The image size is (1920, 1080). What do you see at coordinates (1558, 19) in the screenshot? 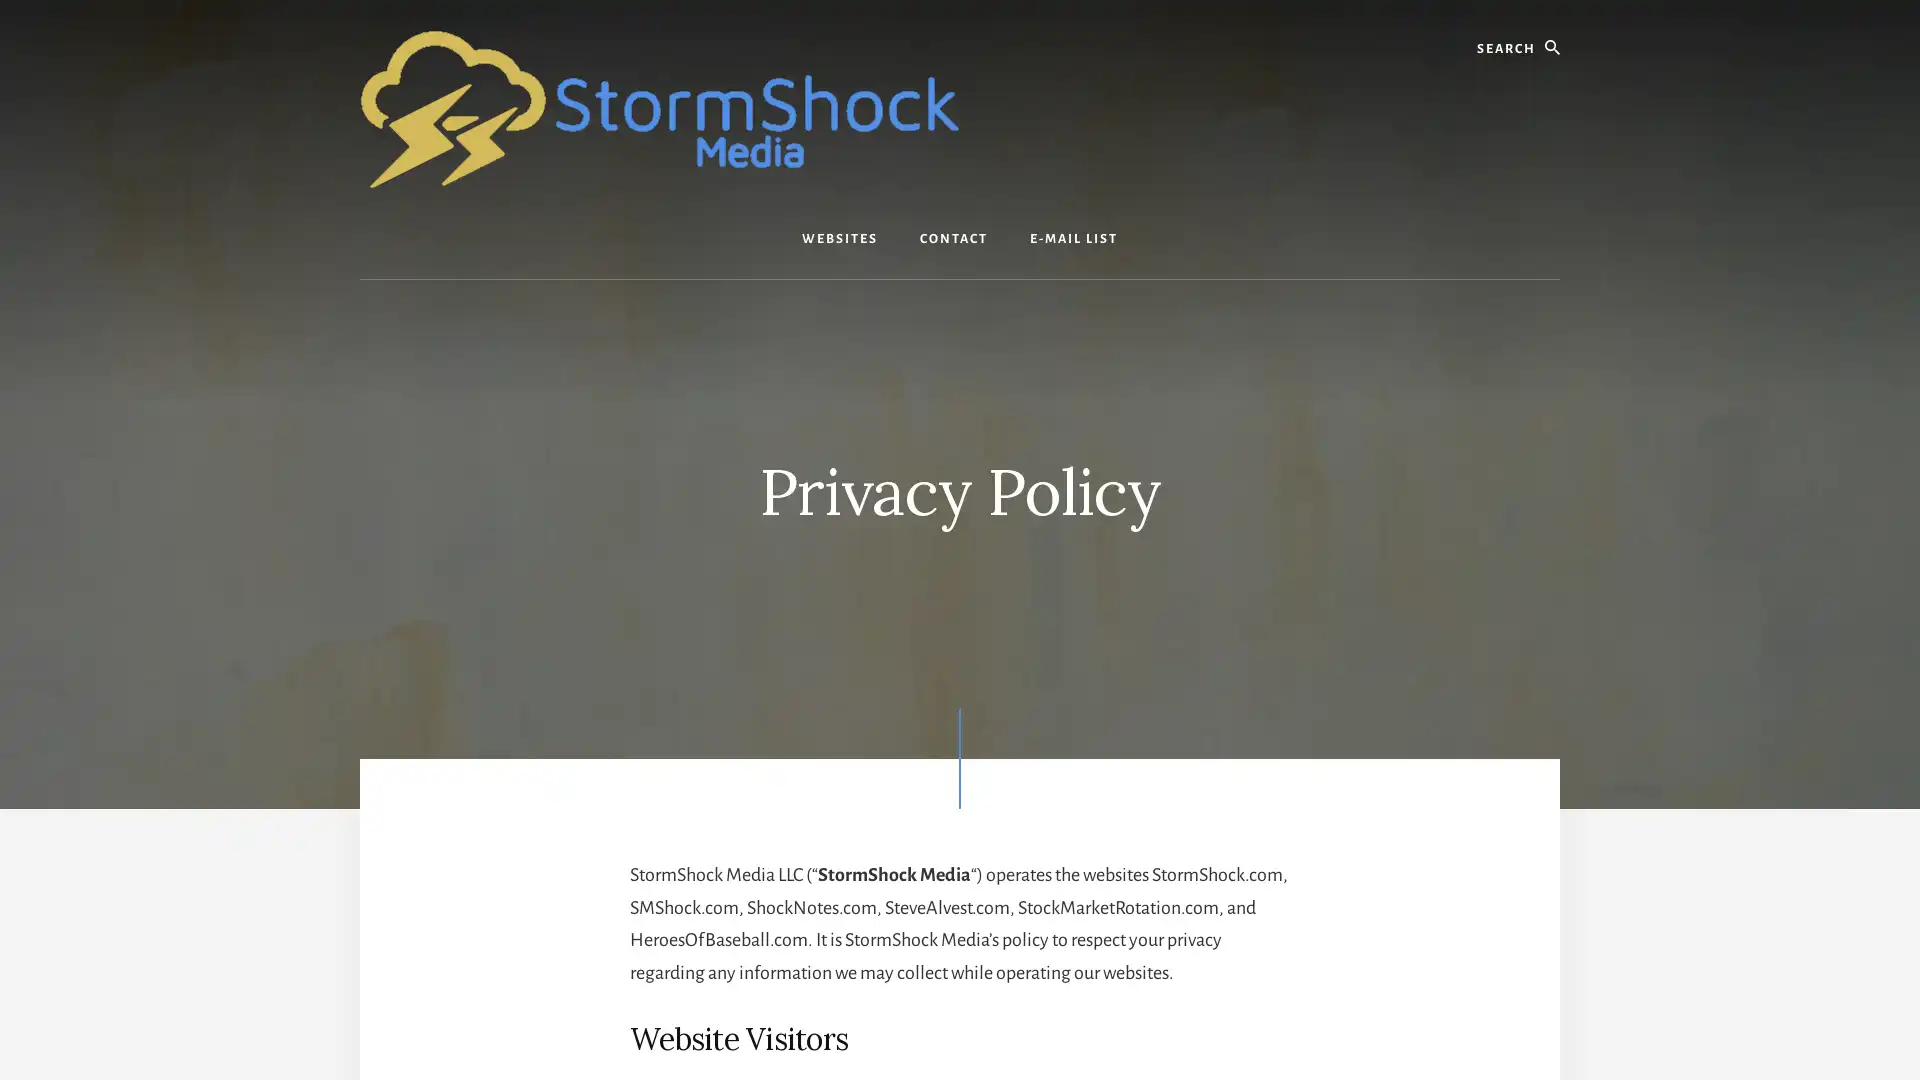
I see `Search` at bounding box center [1558, 19].